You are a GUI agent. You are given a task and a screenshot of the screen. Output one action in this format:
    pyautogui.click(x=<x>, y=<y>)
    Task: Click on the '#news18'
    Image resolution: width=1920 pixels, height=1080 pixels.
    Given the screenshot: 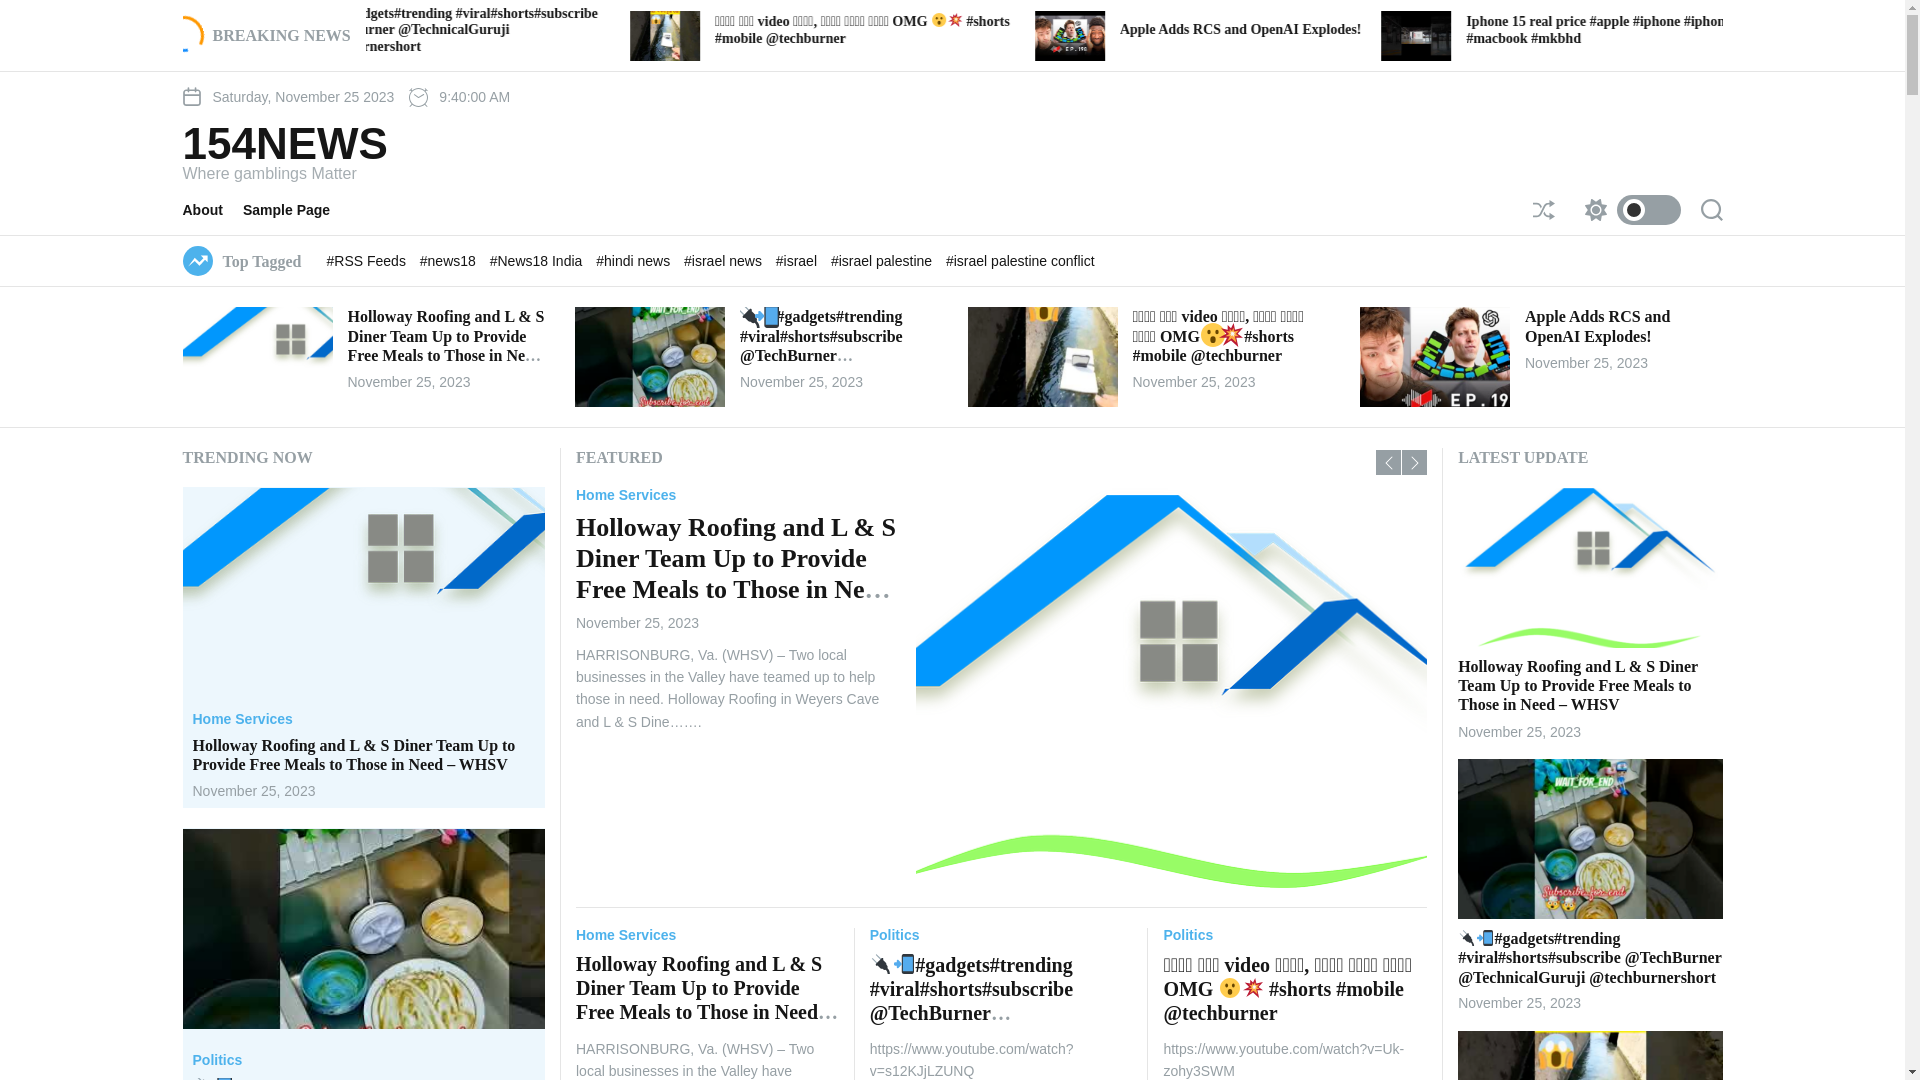 What is the action you would take?
    pyautogui.click(x=449, y=260)
    